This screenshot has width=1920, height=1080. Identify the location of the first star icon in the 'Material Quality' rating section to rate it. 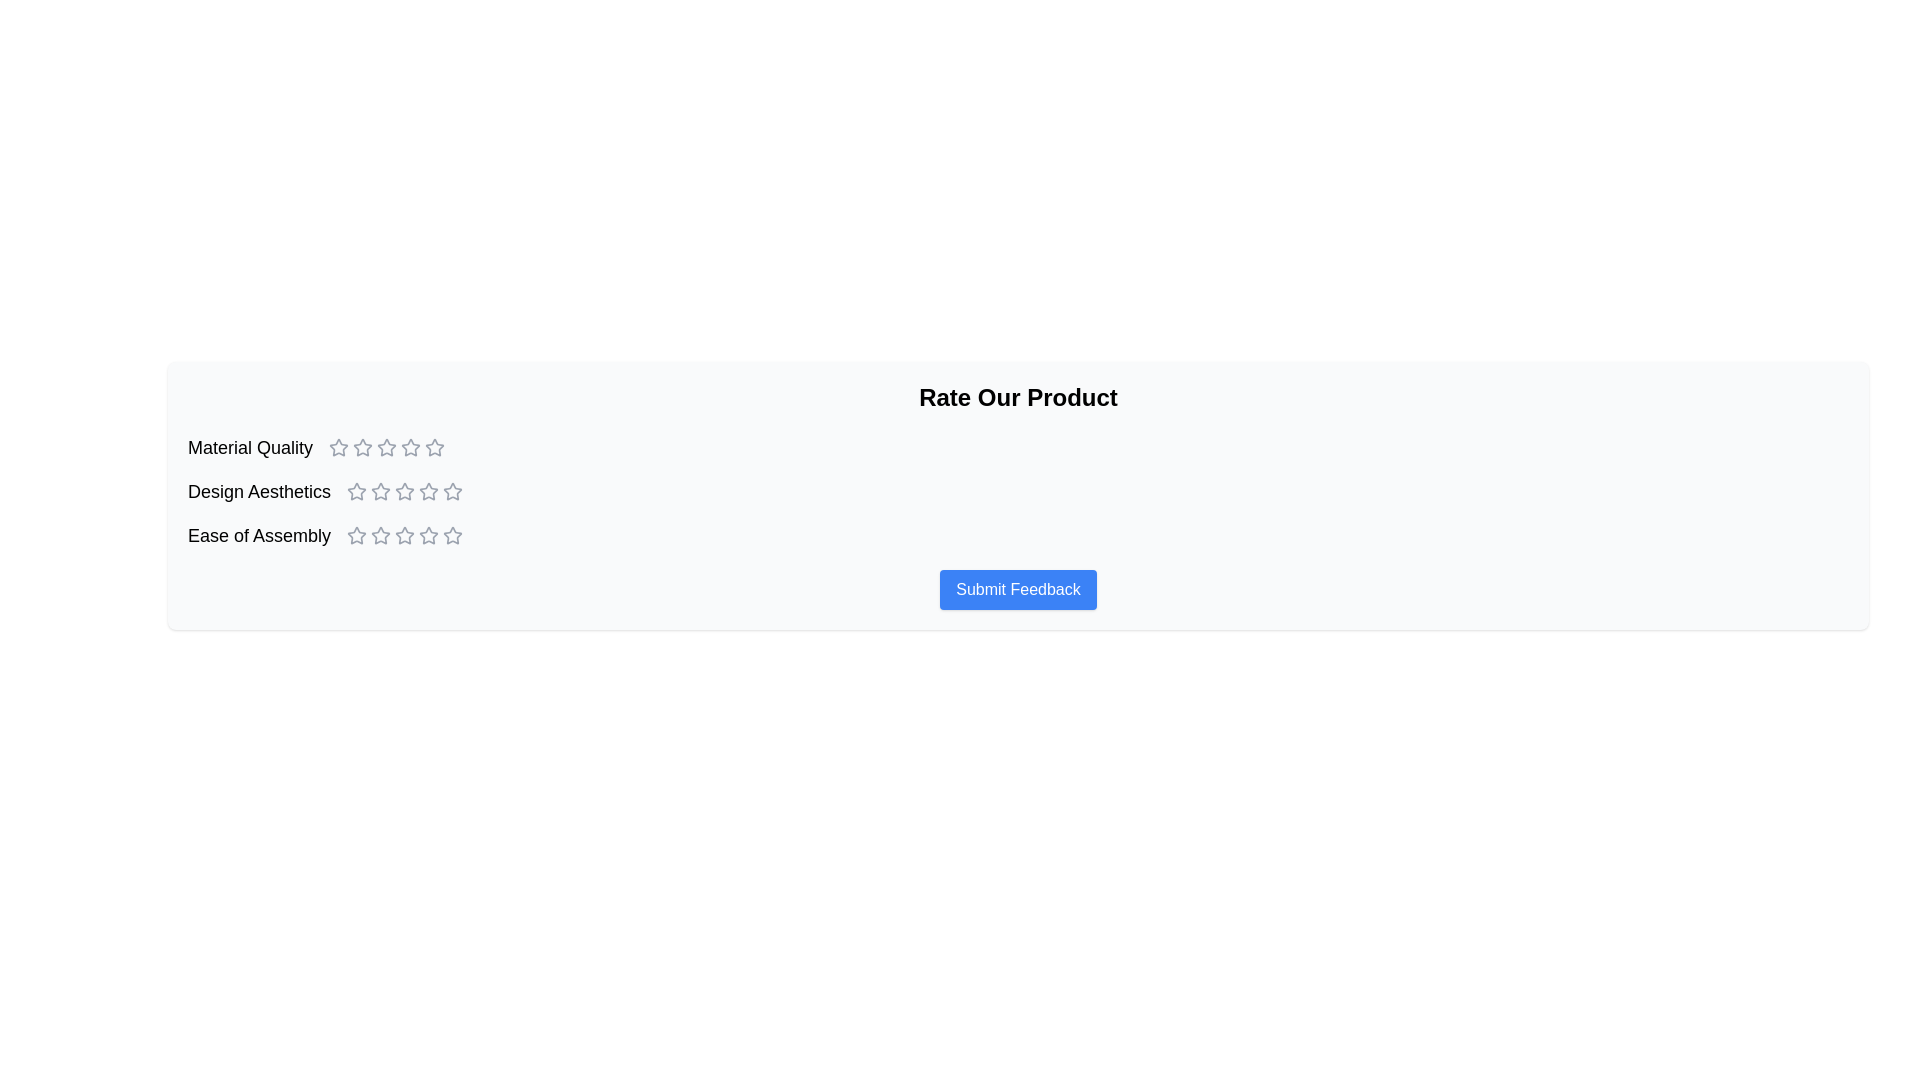
(363, 446).